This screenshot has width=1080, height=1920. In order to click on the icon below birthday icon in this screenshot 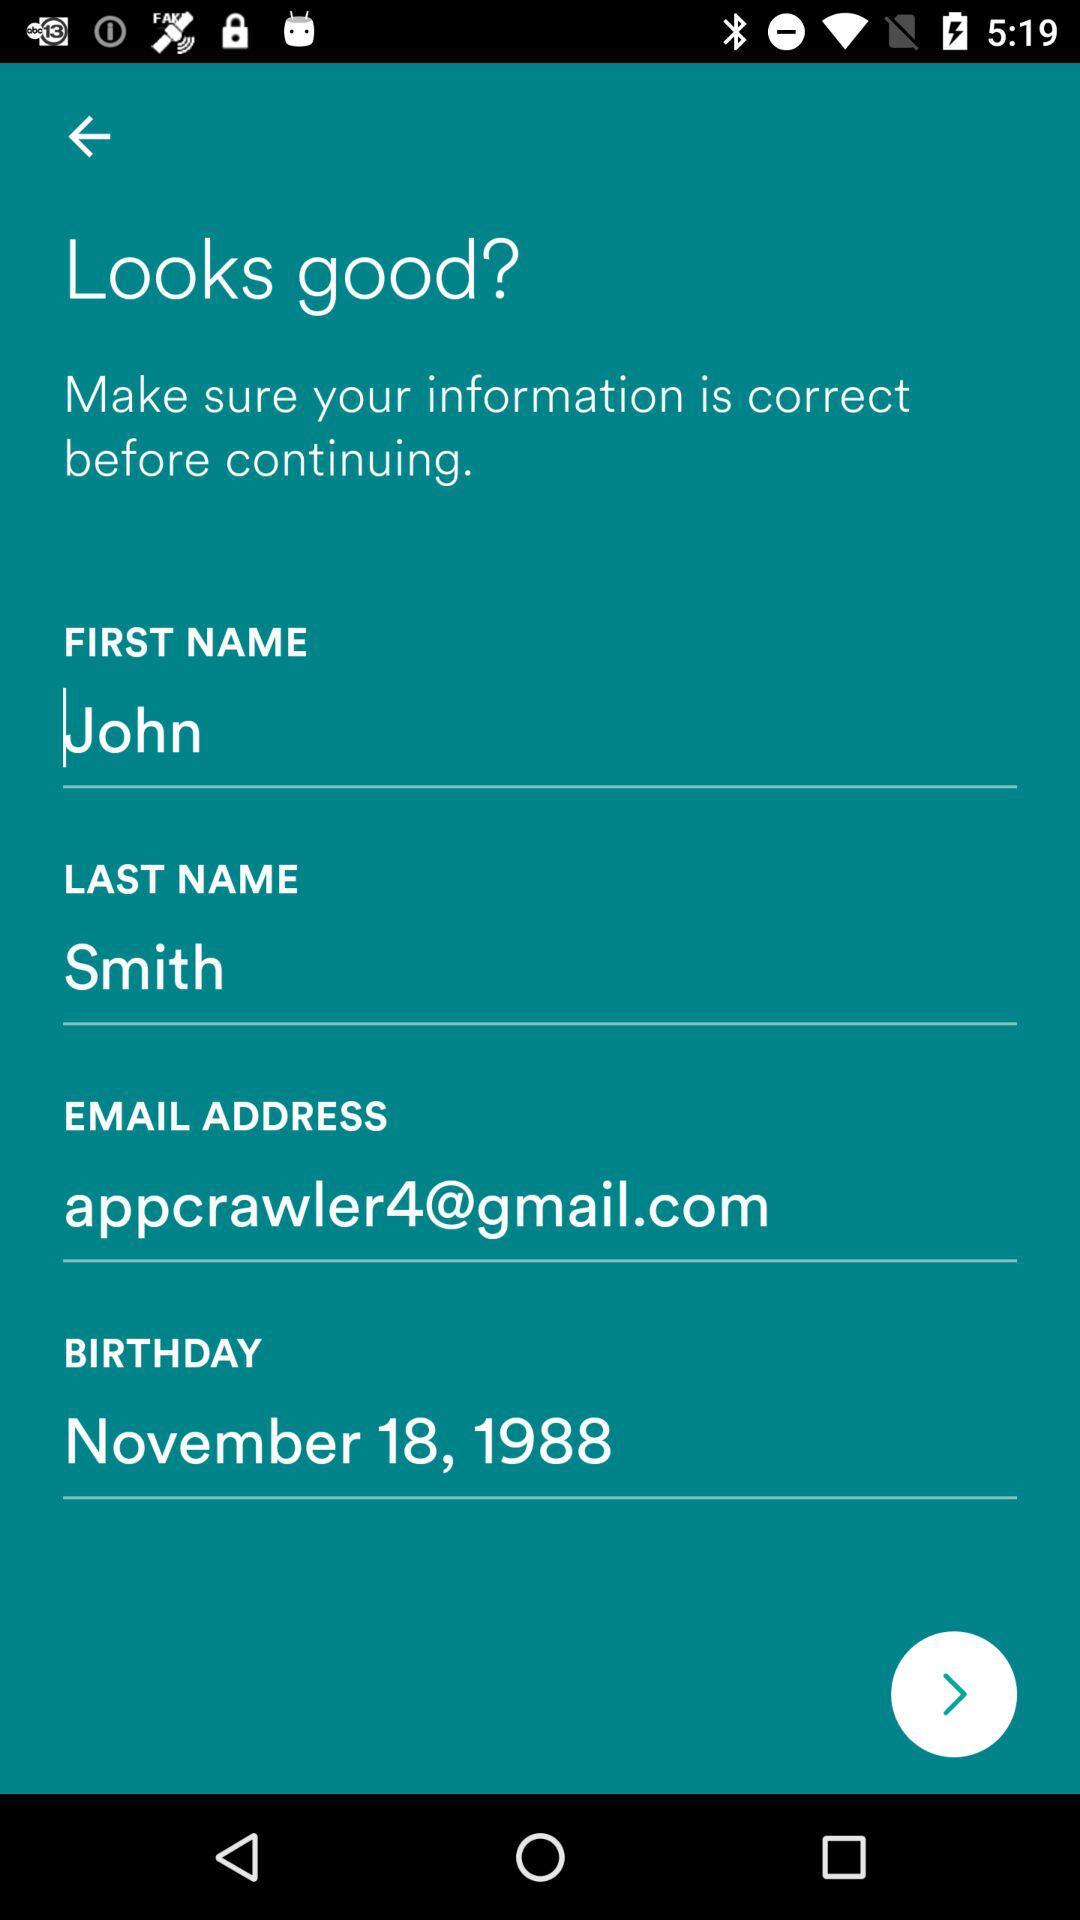, I will do `click(540, 1437)`.